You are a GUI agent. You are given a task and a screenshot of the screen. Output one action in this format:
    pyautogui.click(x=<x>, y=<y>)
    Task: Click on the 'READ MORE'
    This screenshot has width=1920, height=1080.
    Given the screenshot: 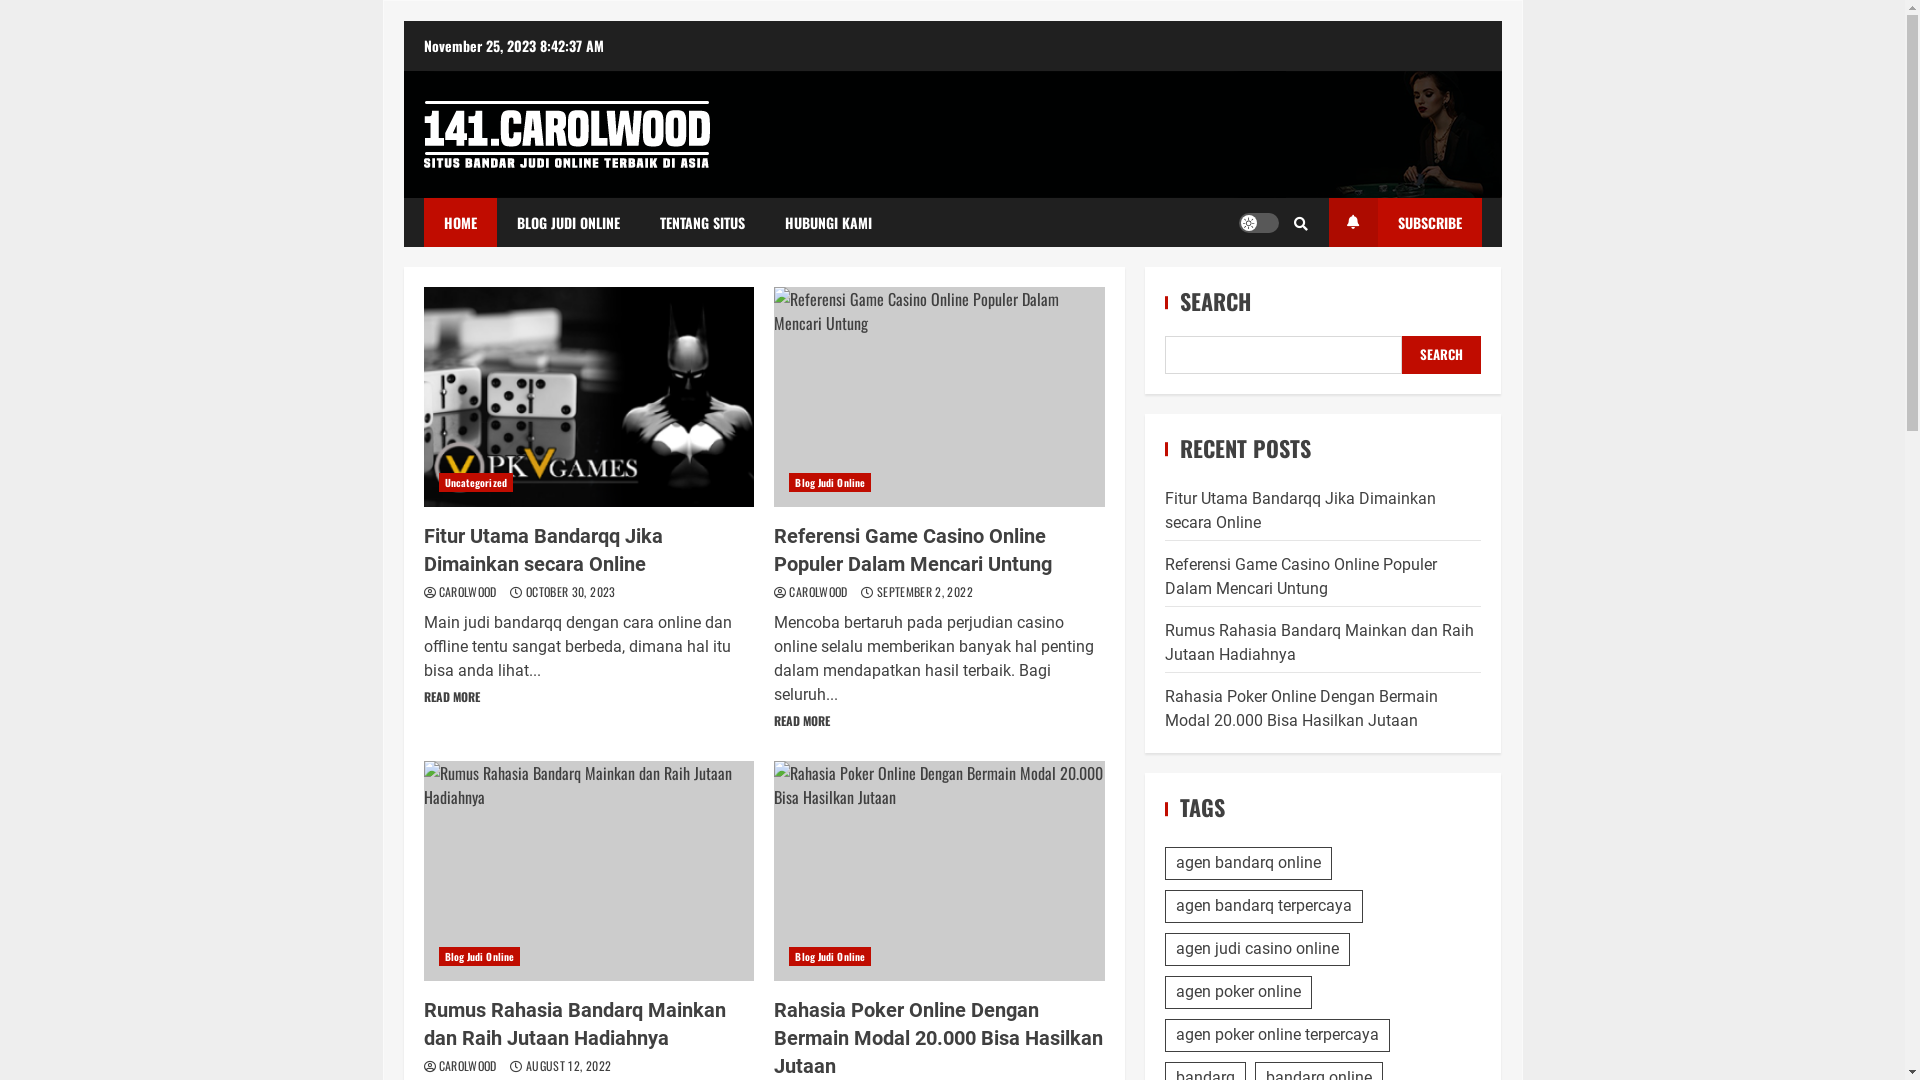 What is the action you would take?
    pyautogui.click(x=801, y=720)
    